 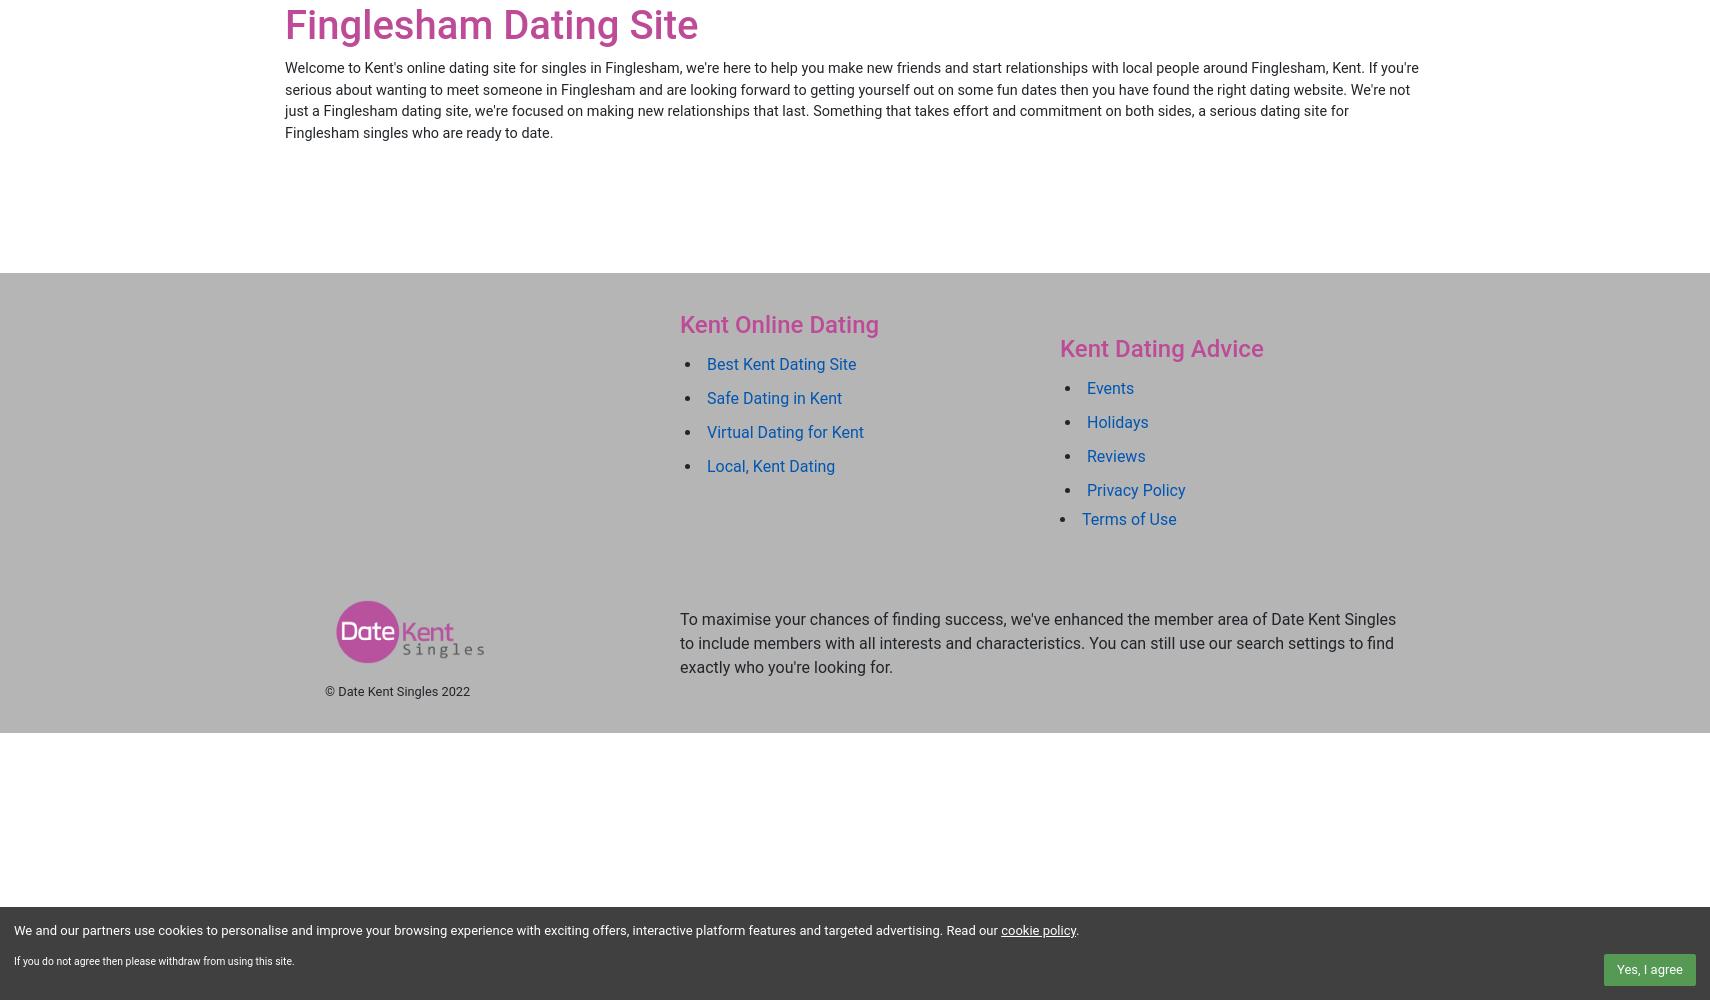 I want to click on 'Events', so click(x=1109, y=387).